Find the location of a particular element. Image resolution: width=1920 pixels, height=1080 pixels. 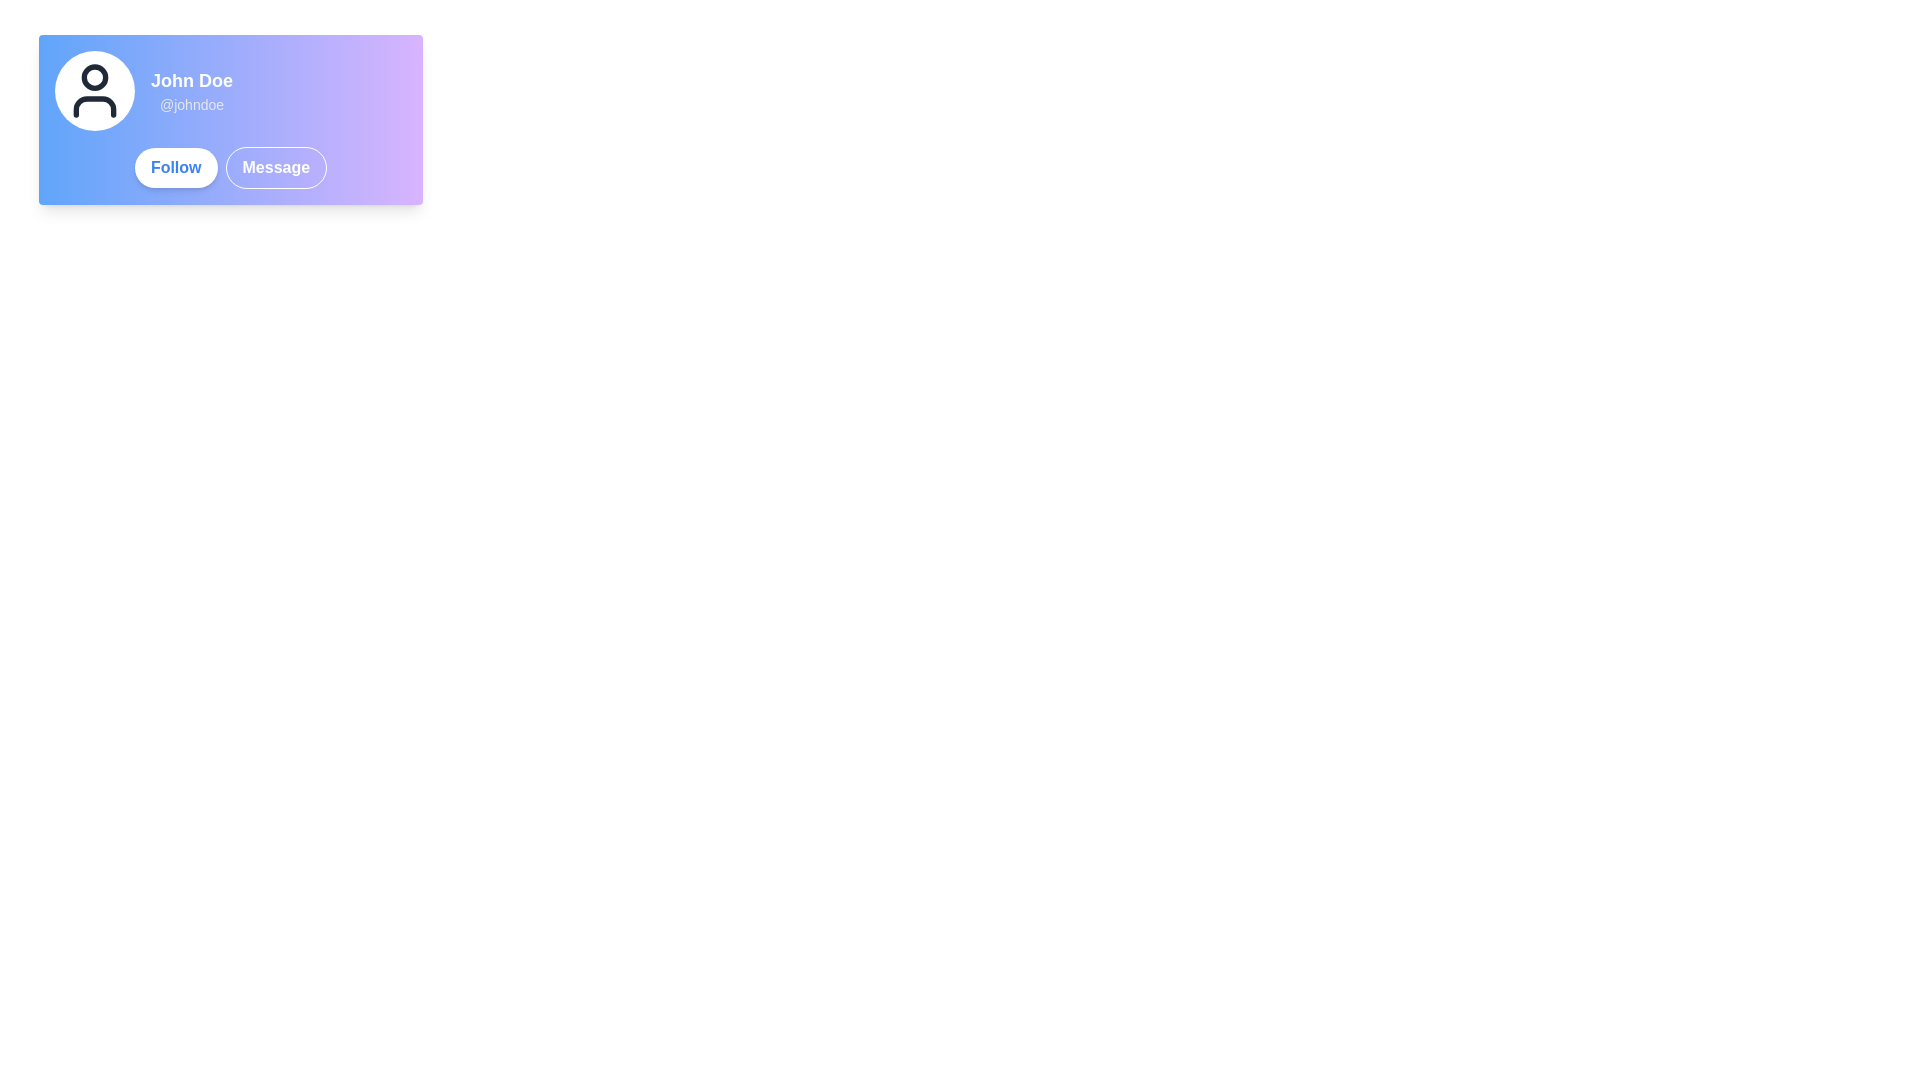

the stylized depiction of shoulders and neck in the user profile icon, located centrally within the user profile card, just below the circular head is located at coordinates (94, 107).